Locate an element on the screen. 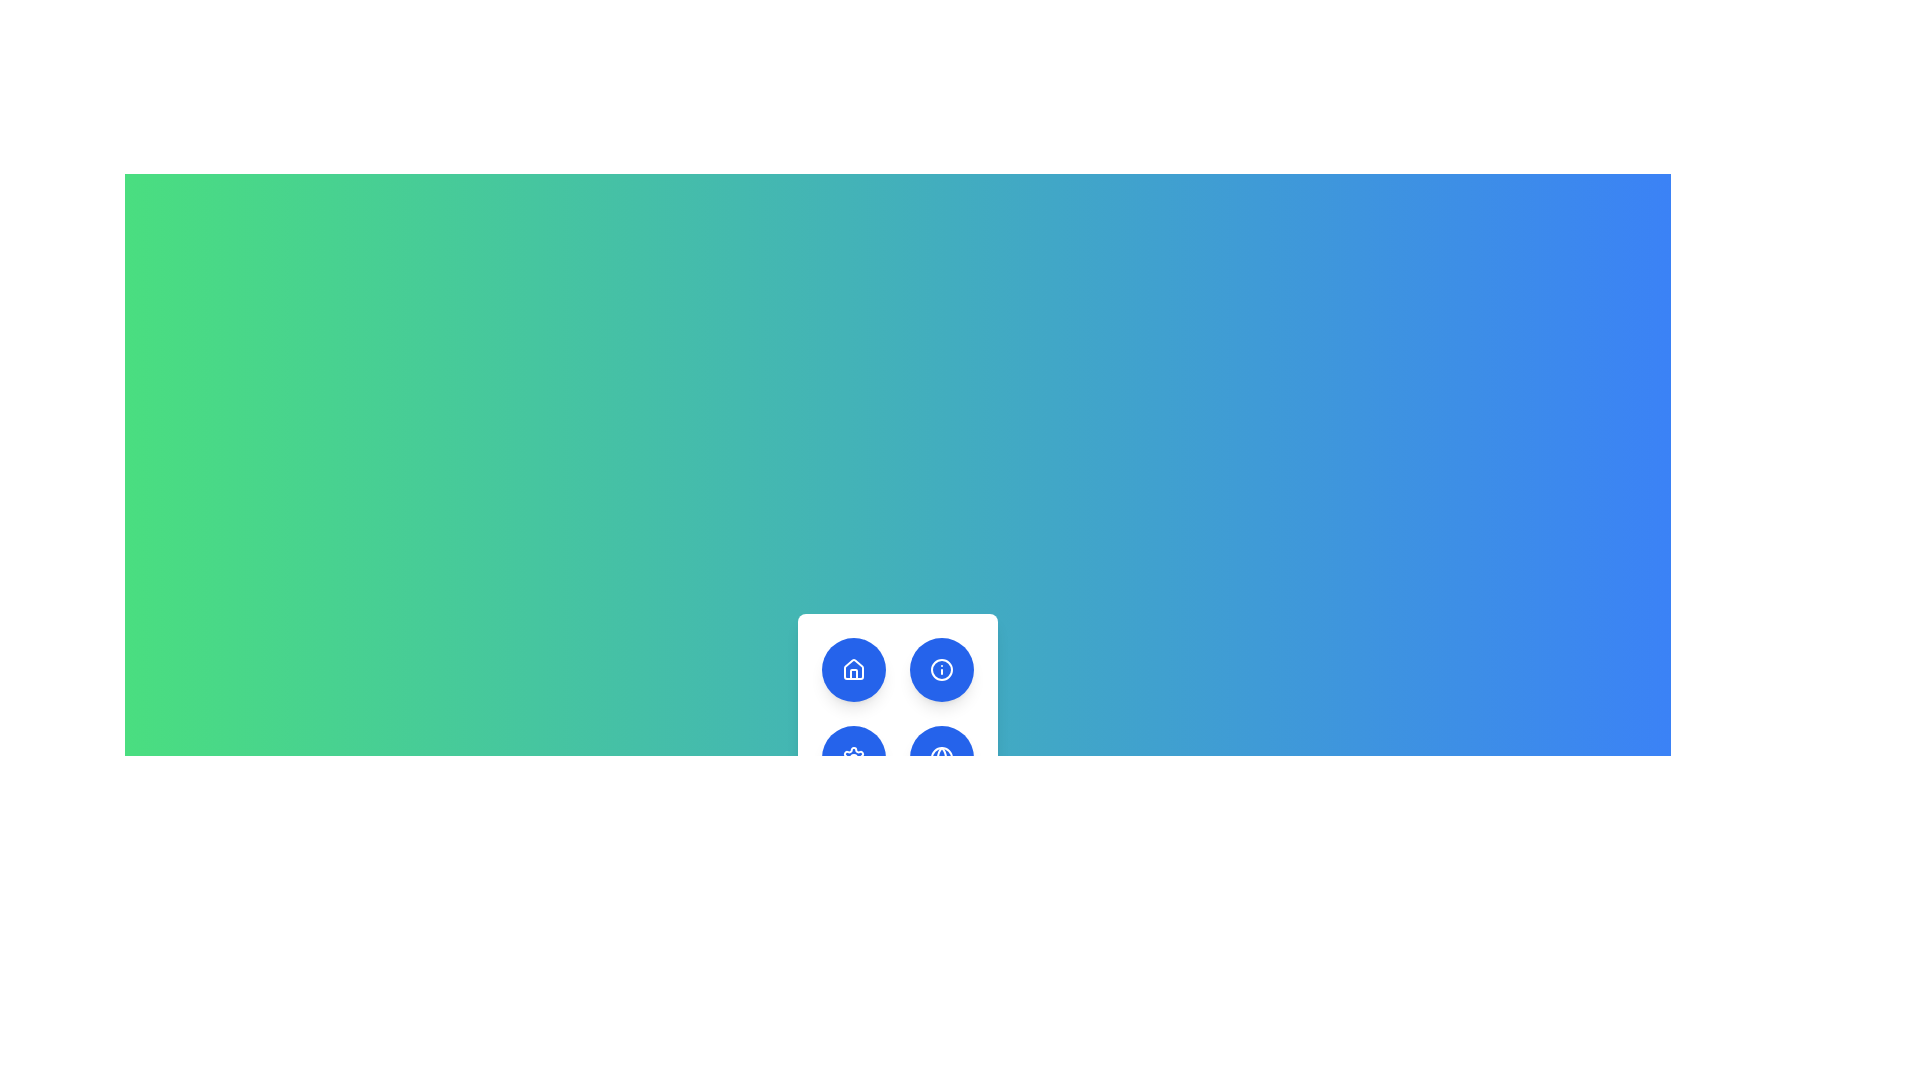 This screenshot has height=1080, width=1920. the button located in the top-right corner of the grid layout is located at coordinates (940, 670).